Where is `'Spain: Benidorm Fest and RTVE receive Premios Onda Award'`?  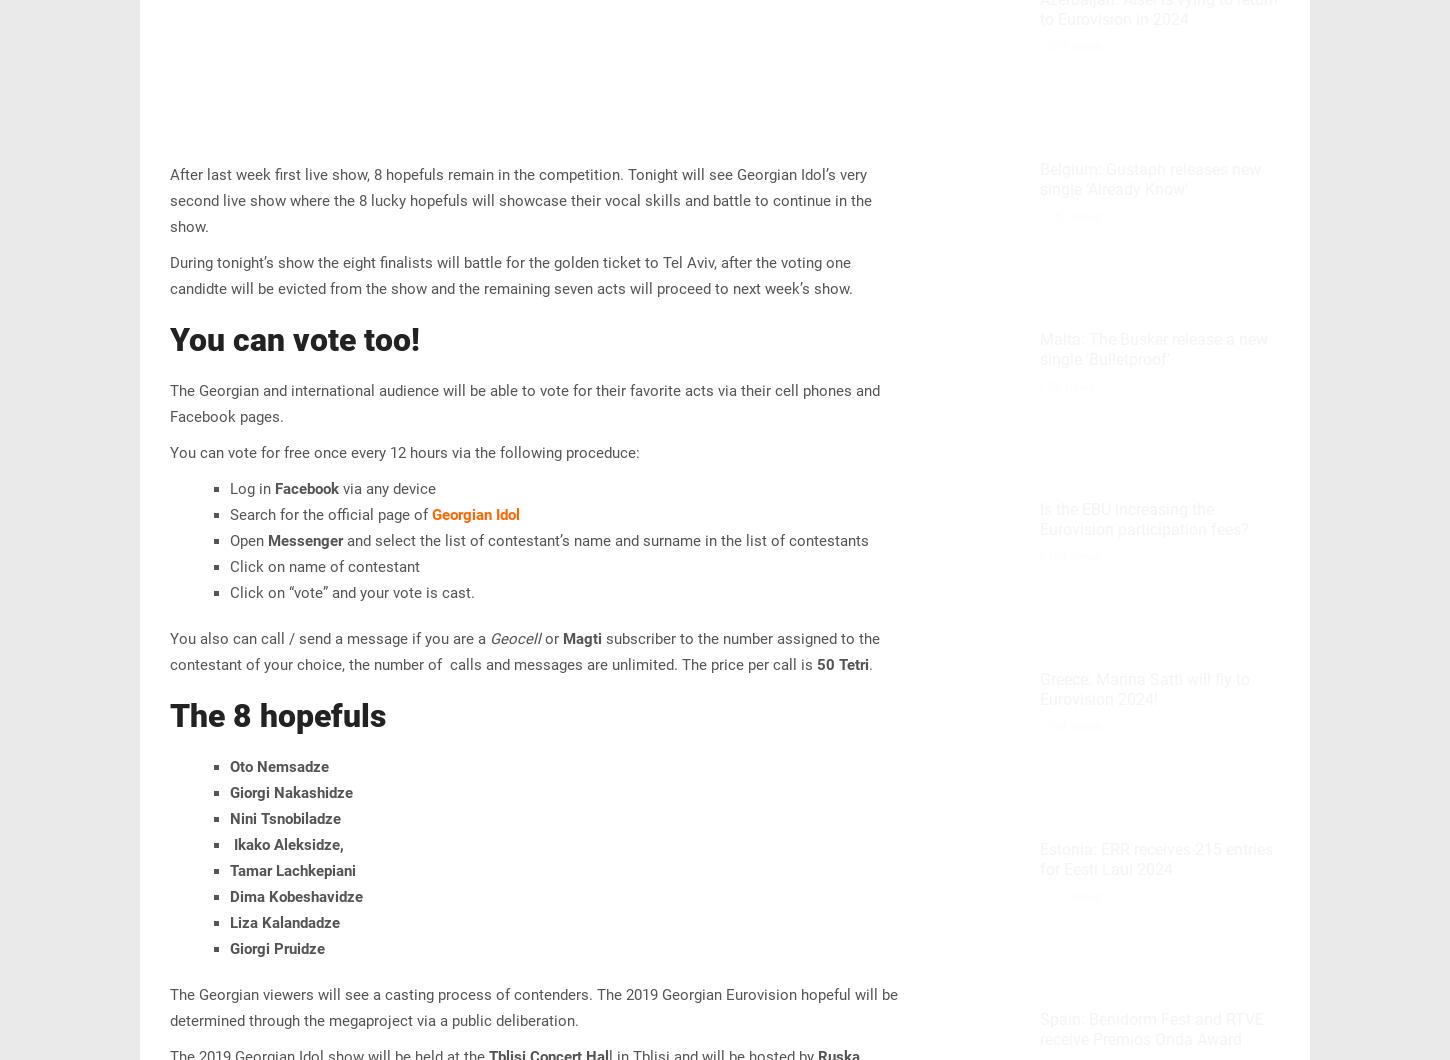
'Spain: Benidorm Fest and RTVE receive Premios Onda Award' is located at coordinates (1151, 1028).